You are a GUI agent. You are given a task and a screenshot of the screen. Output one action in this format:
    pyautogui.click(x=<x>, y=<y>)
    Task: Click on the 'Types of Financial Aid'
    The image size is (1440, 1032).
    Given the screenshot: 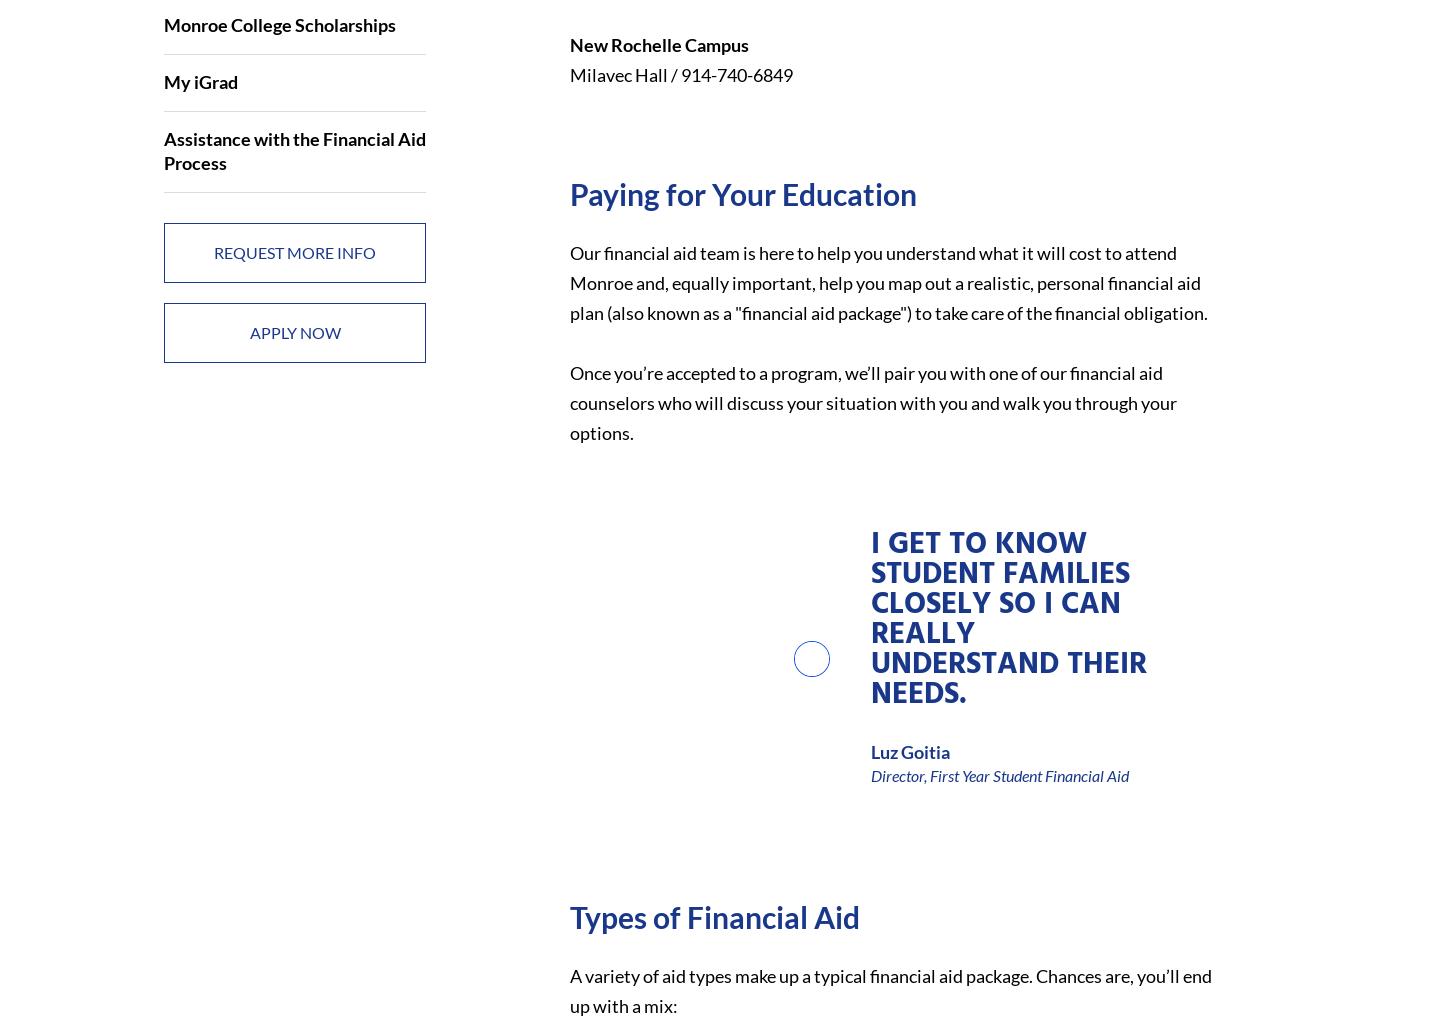 What is the action you would take?
    pyautogui.click(x=713, y=915)
    